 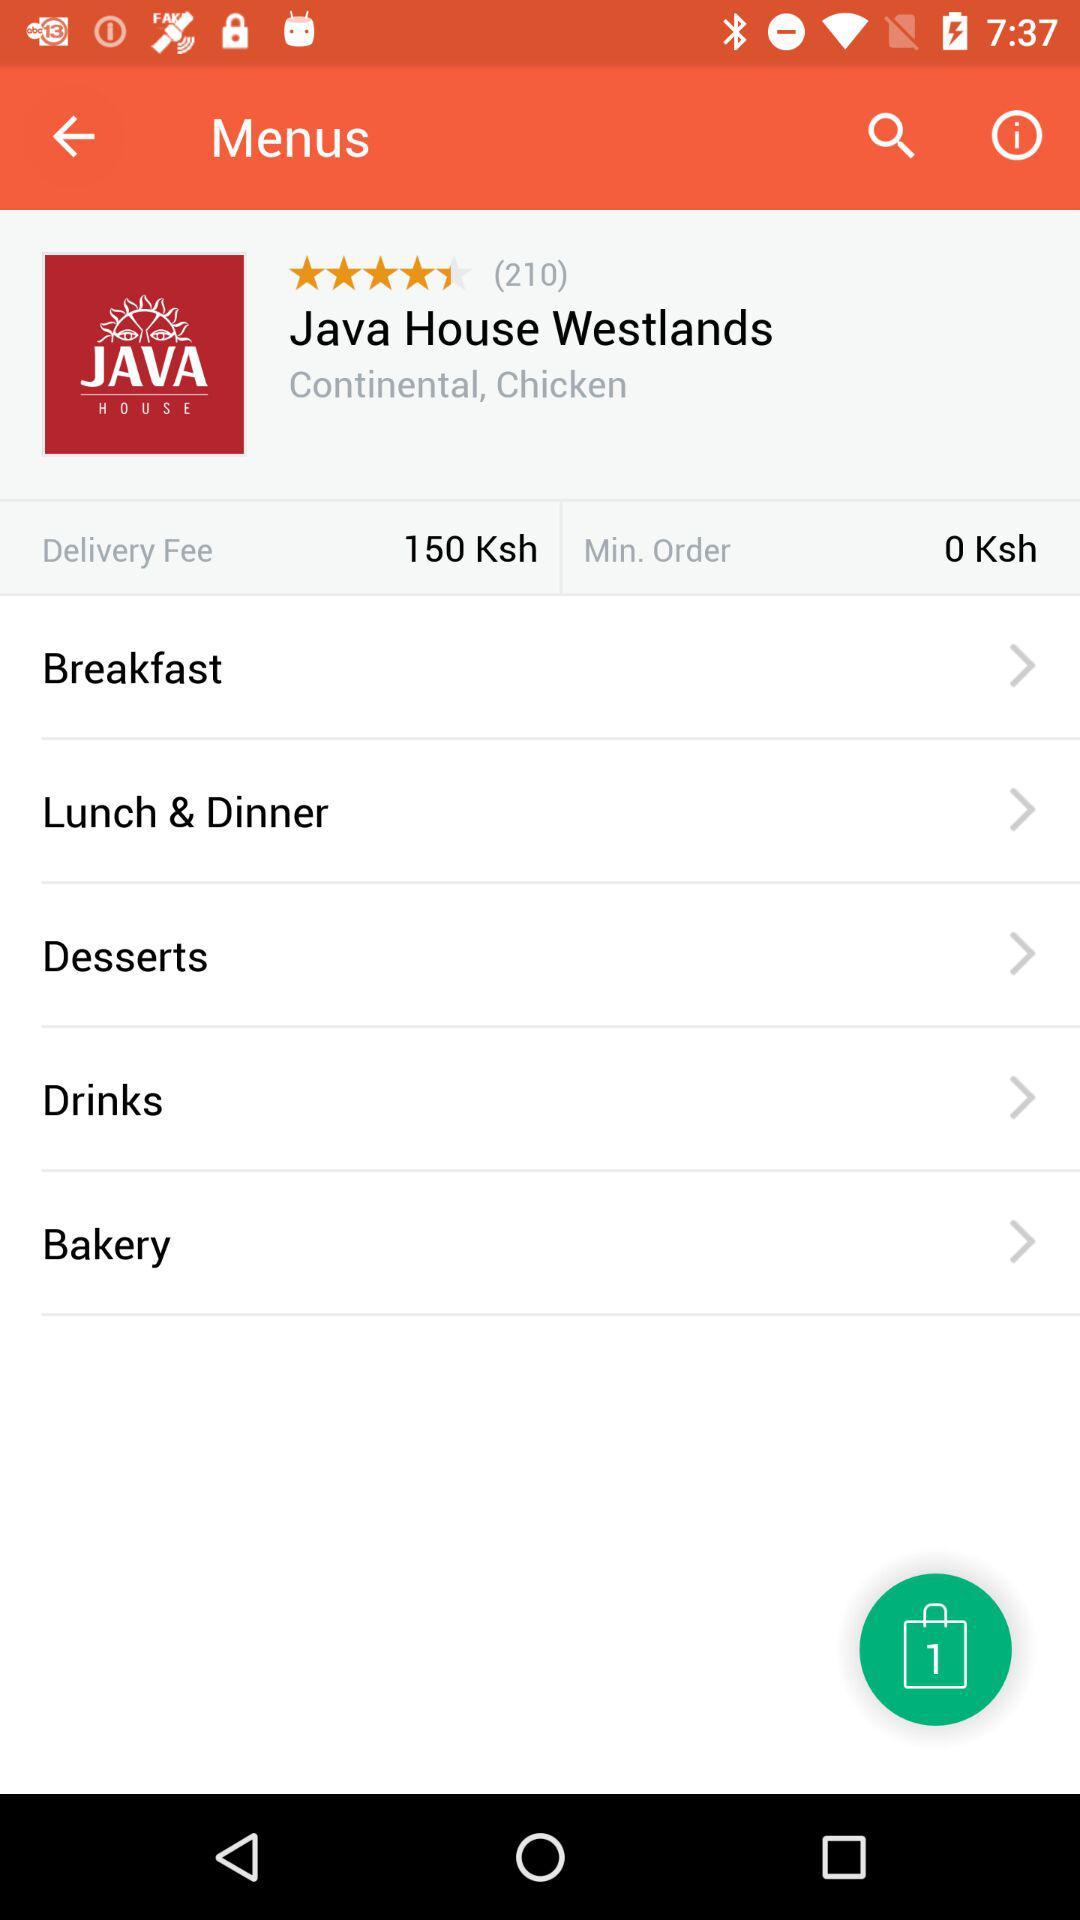 I want to click on the (210) item, so click(x=530, y=272).